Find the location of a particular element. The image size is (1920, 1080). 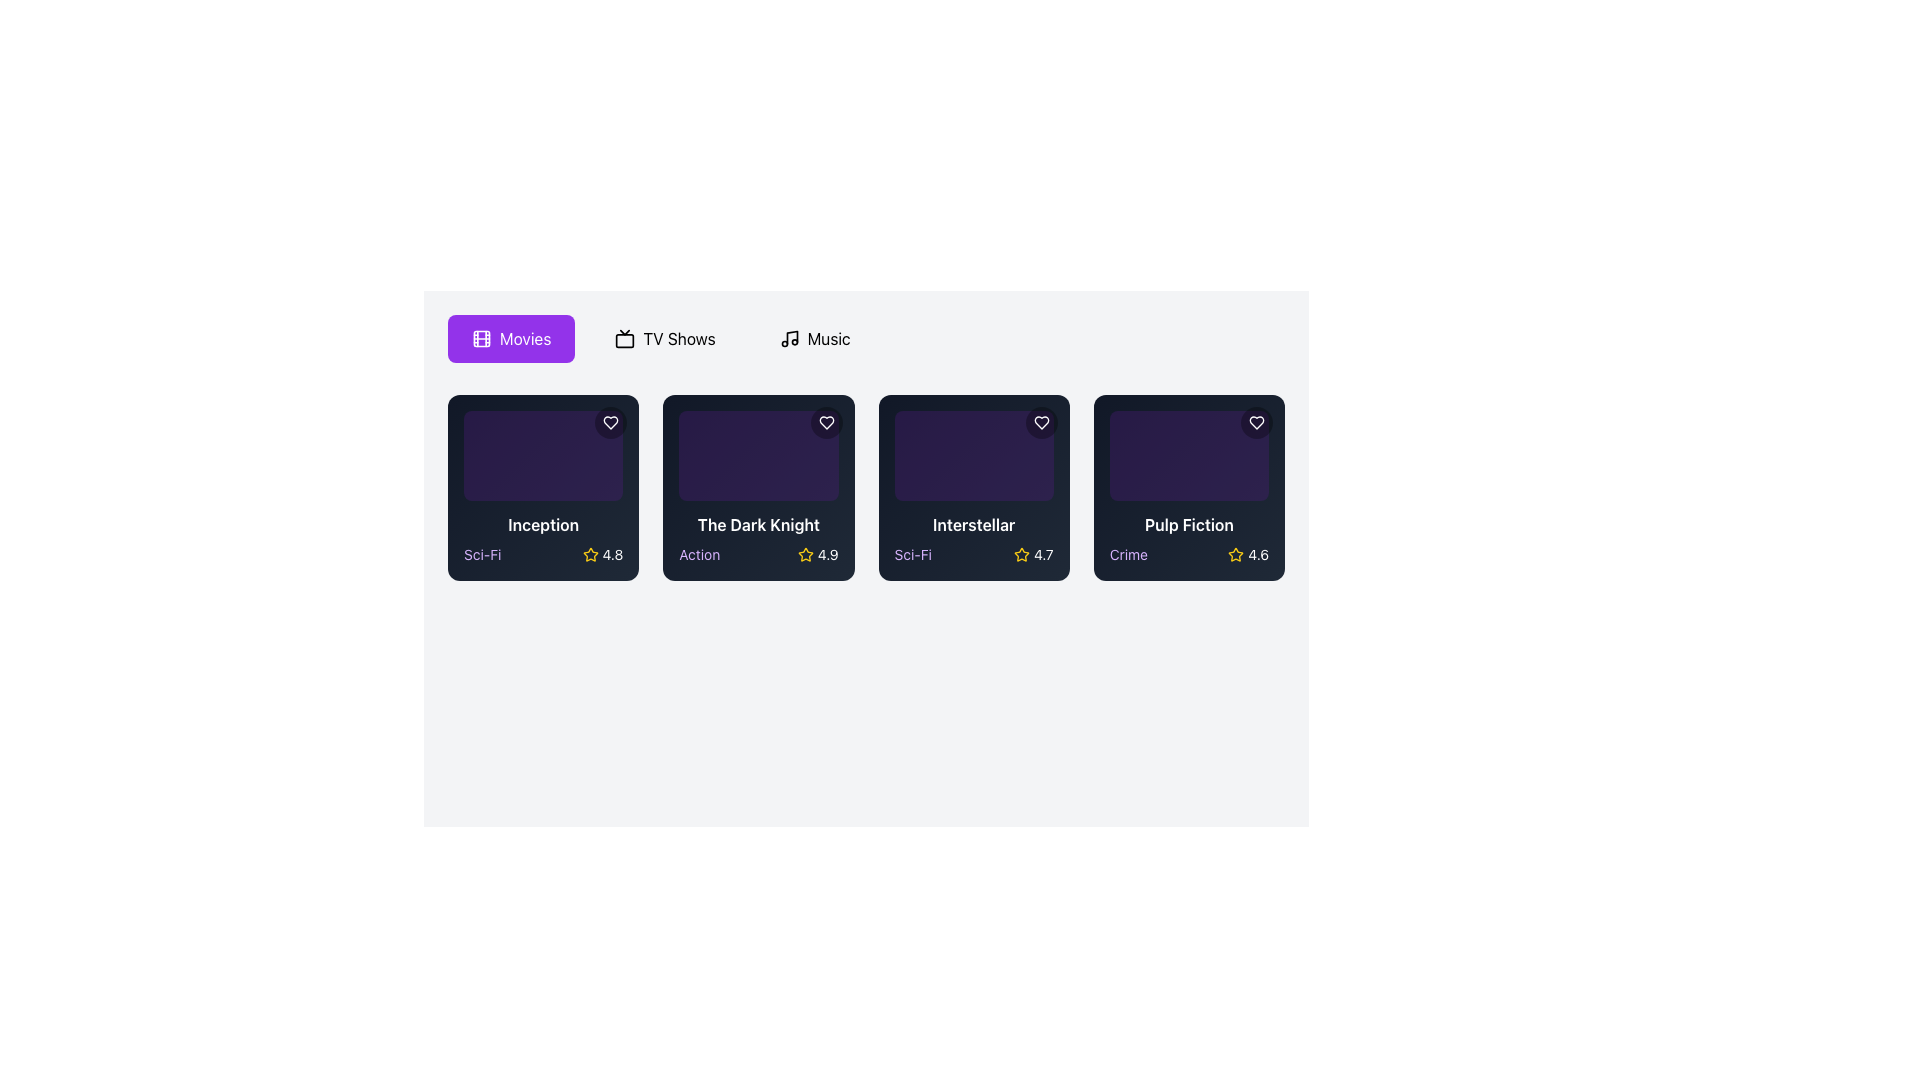

the 'like' button for the movie 'Pulp Fiction' is located at coordinates (1256, 422).